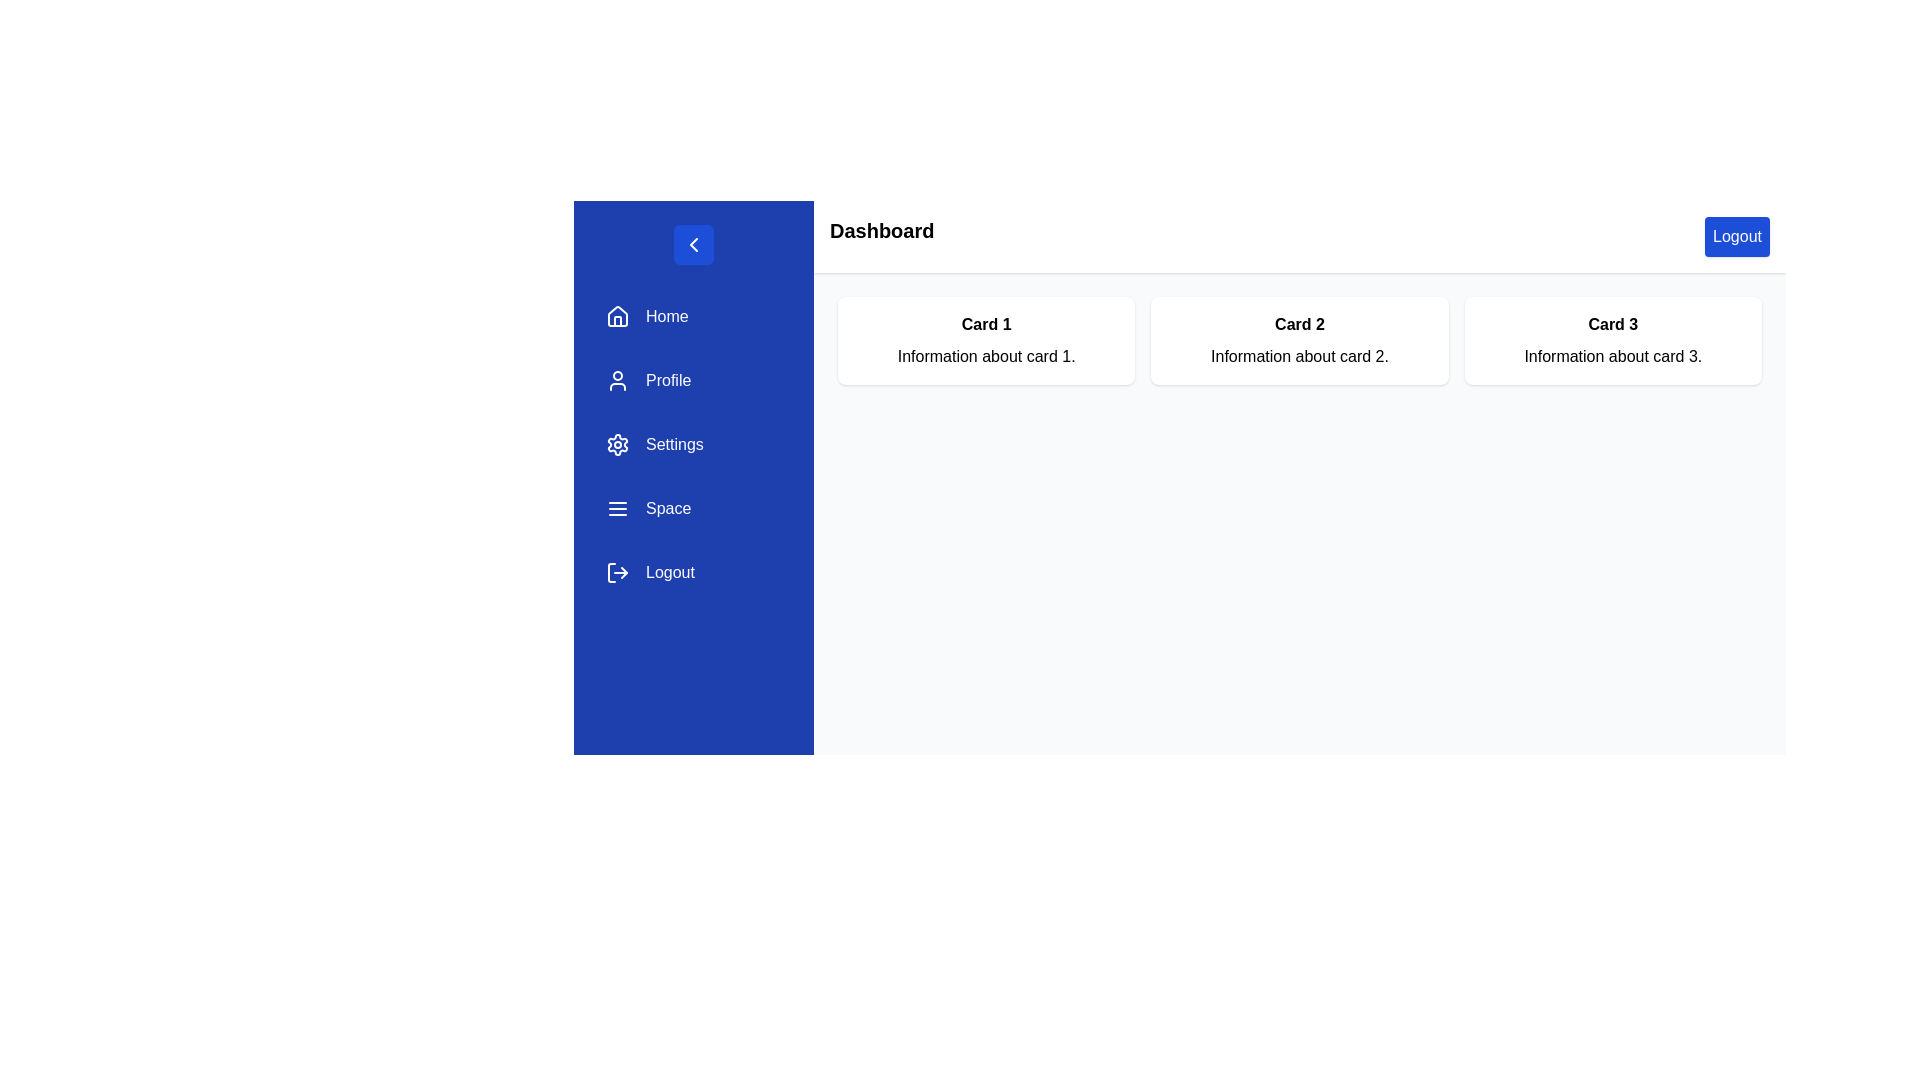 The image size is (1920, 1080). What do you see at coordinates (670, 573) in the screenshot?
I see `label text for the logout option located in the sidebar menu, positioned to the right of the logout icon` at bounding box center [670, 573].